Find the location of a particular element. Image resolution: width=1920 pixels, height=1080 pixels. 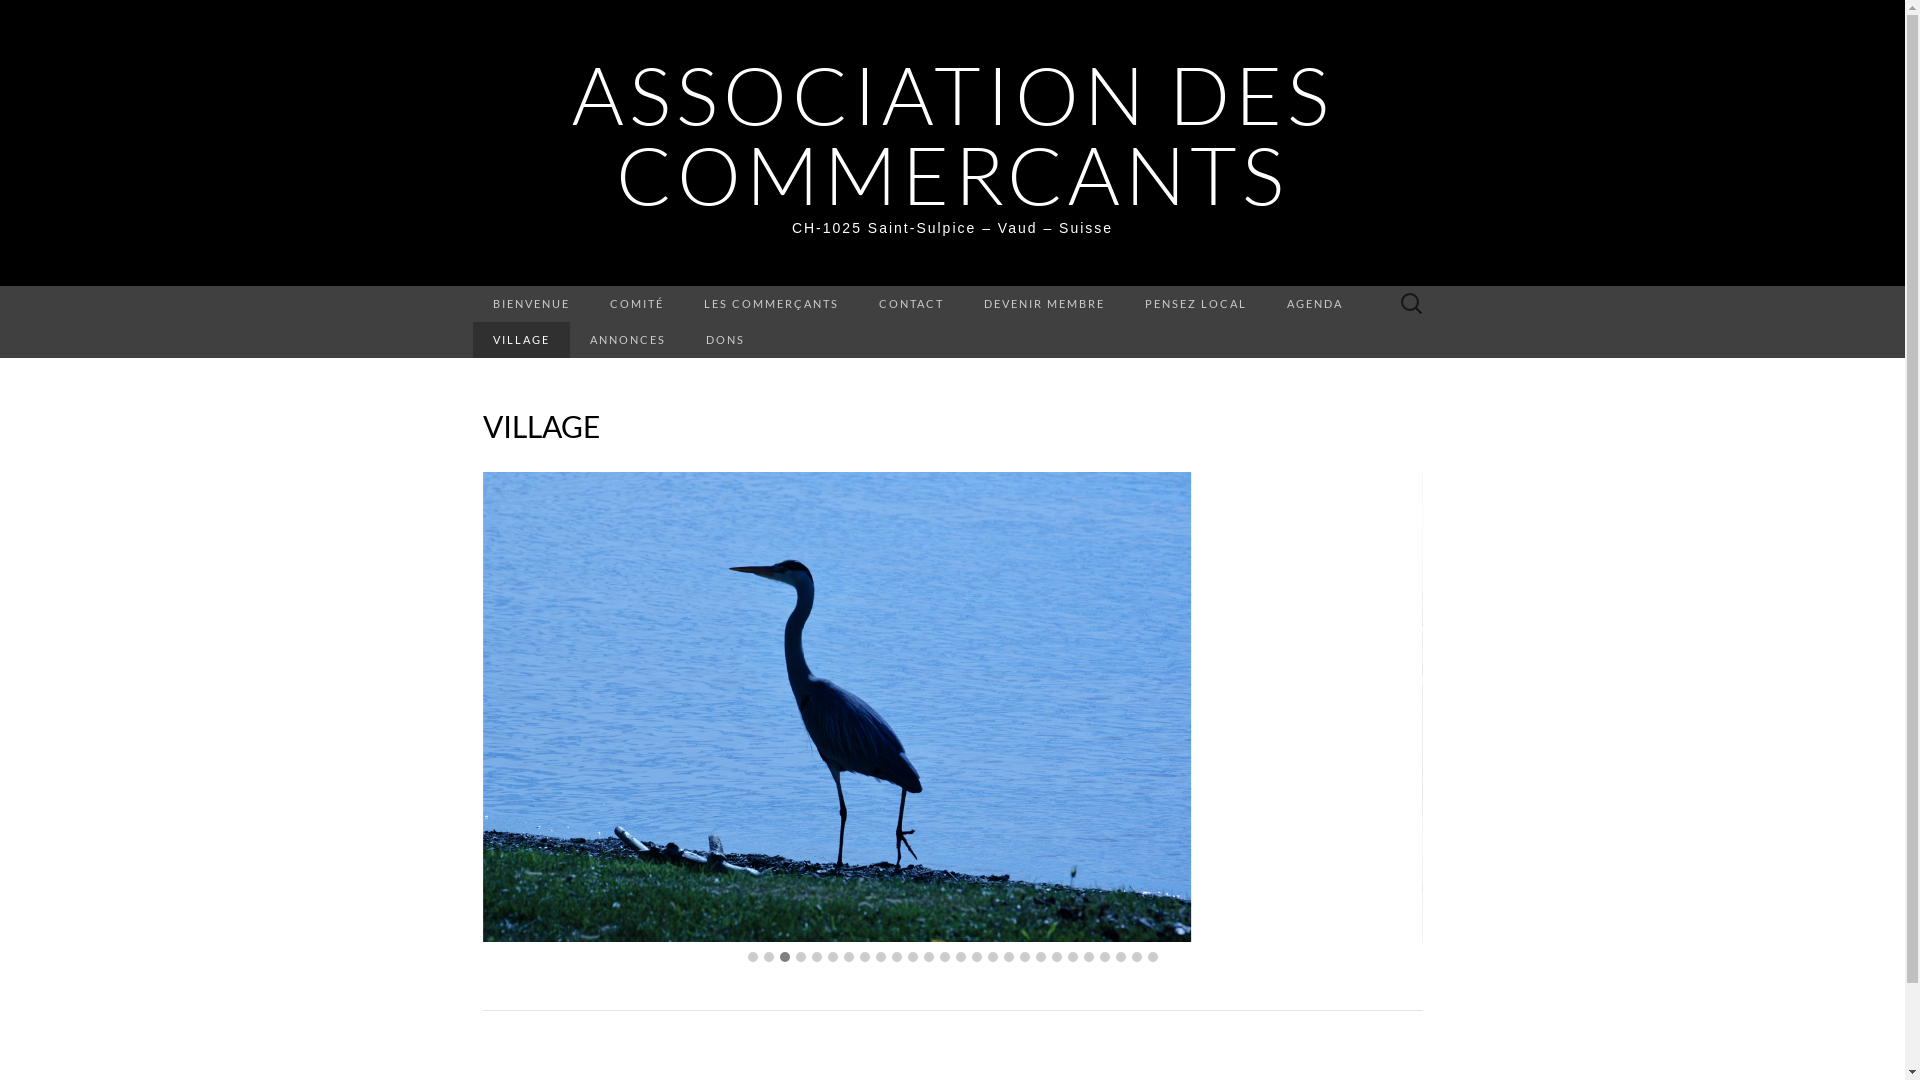

'DEVENIR MEMBRE' is located at coordinates (1043, 304).